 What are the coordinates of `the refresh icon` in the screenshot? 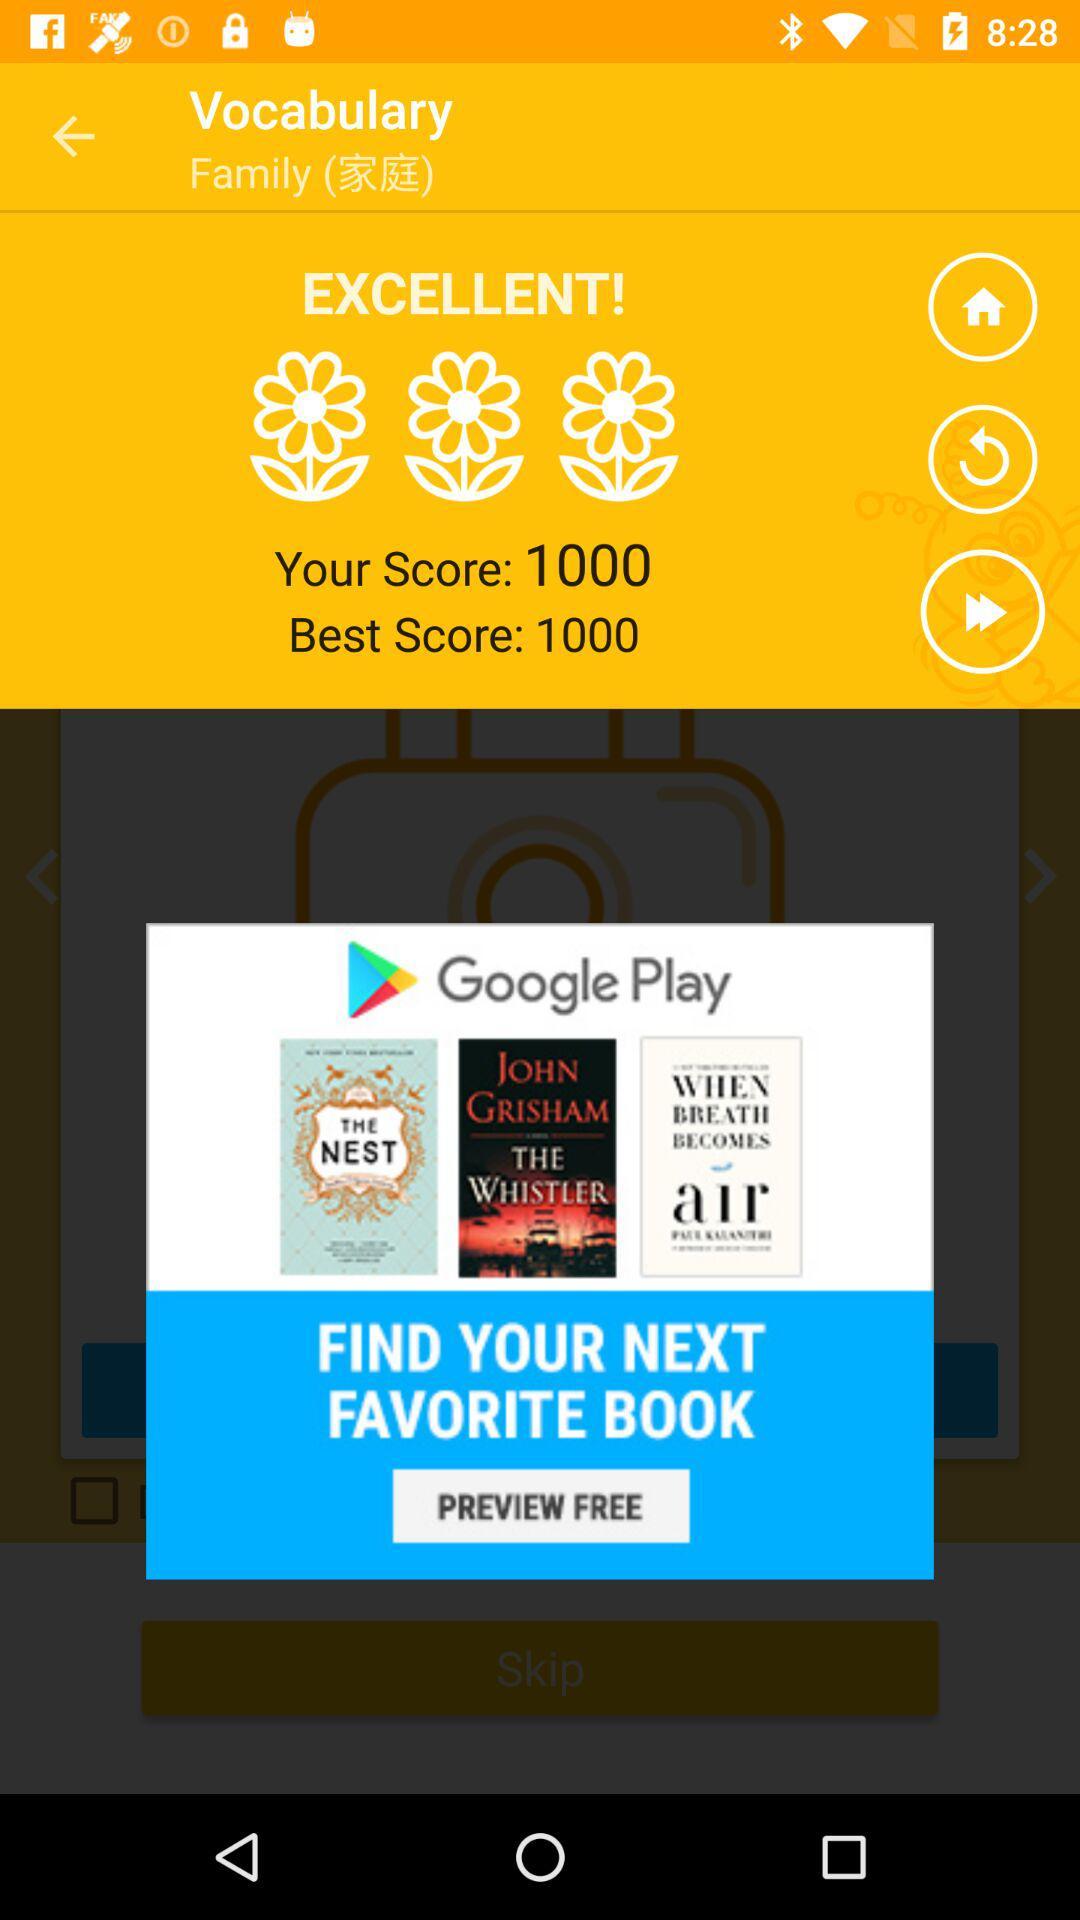 It's located at (981, 458).